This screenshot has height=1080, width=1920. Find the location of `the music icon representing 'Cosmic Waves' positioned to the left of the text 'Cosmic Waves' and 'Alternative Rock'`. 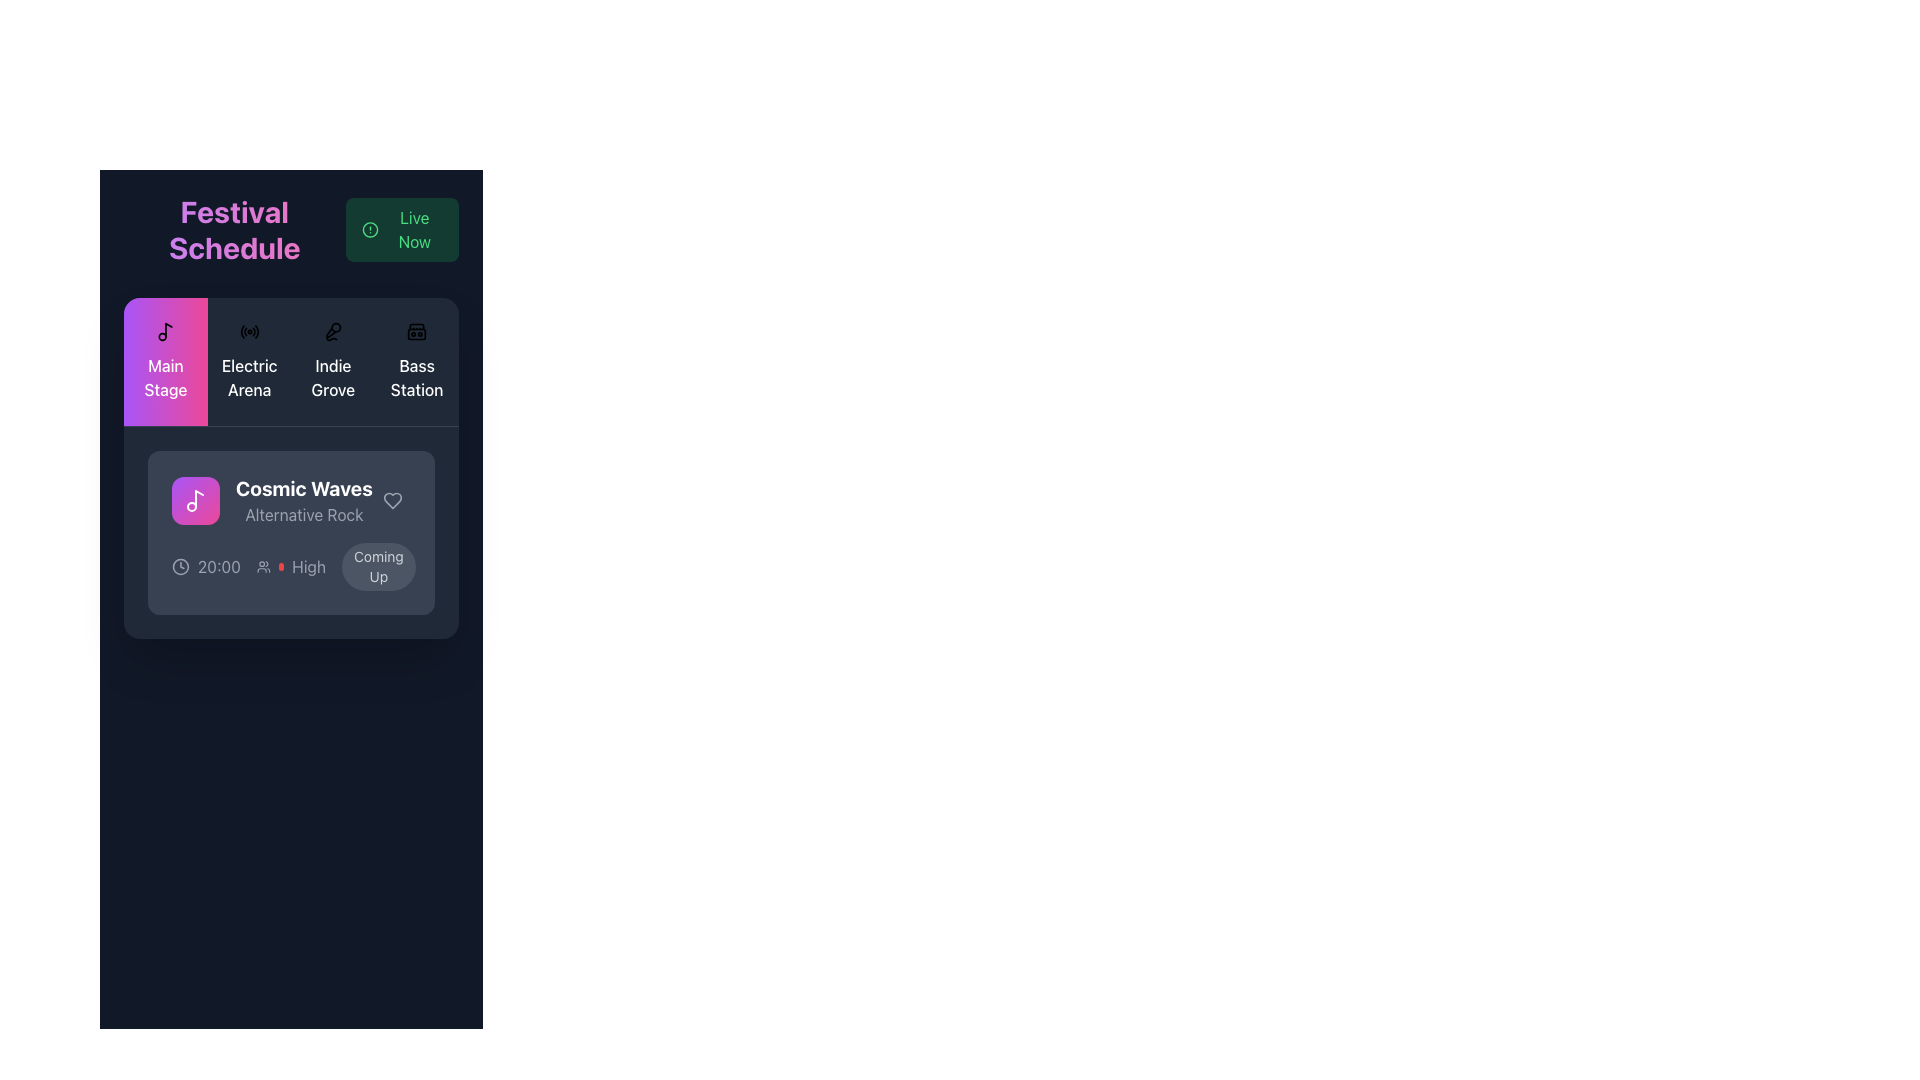

the music icon representing 'Cosmic Waves' positioned to the left of the text 'Cosmic Waves' and 'Alternative Rock' is located at coordinates (196, 500).